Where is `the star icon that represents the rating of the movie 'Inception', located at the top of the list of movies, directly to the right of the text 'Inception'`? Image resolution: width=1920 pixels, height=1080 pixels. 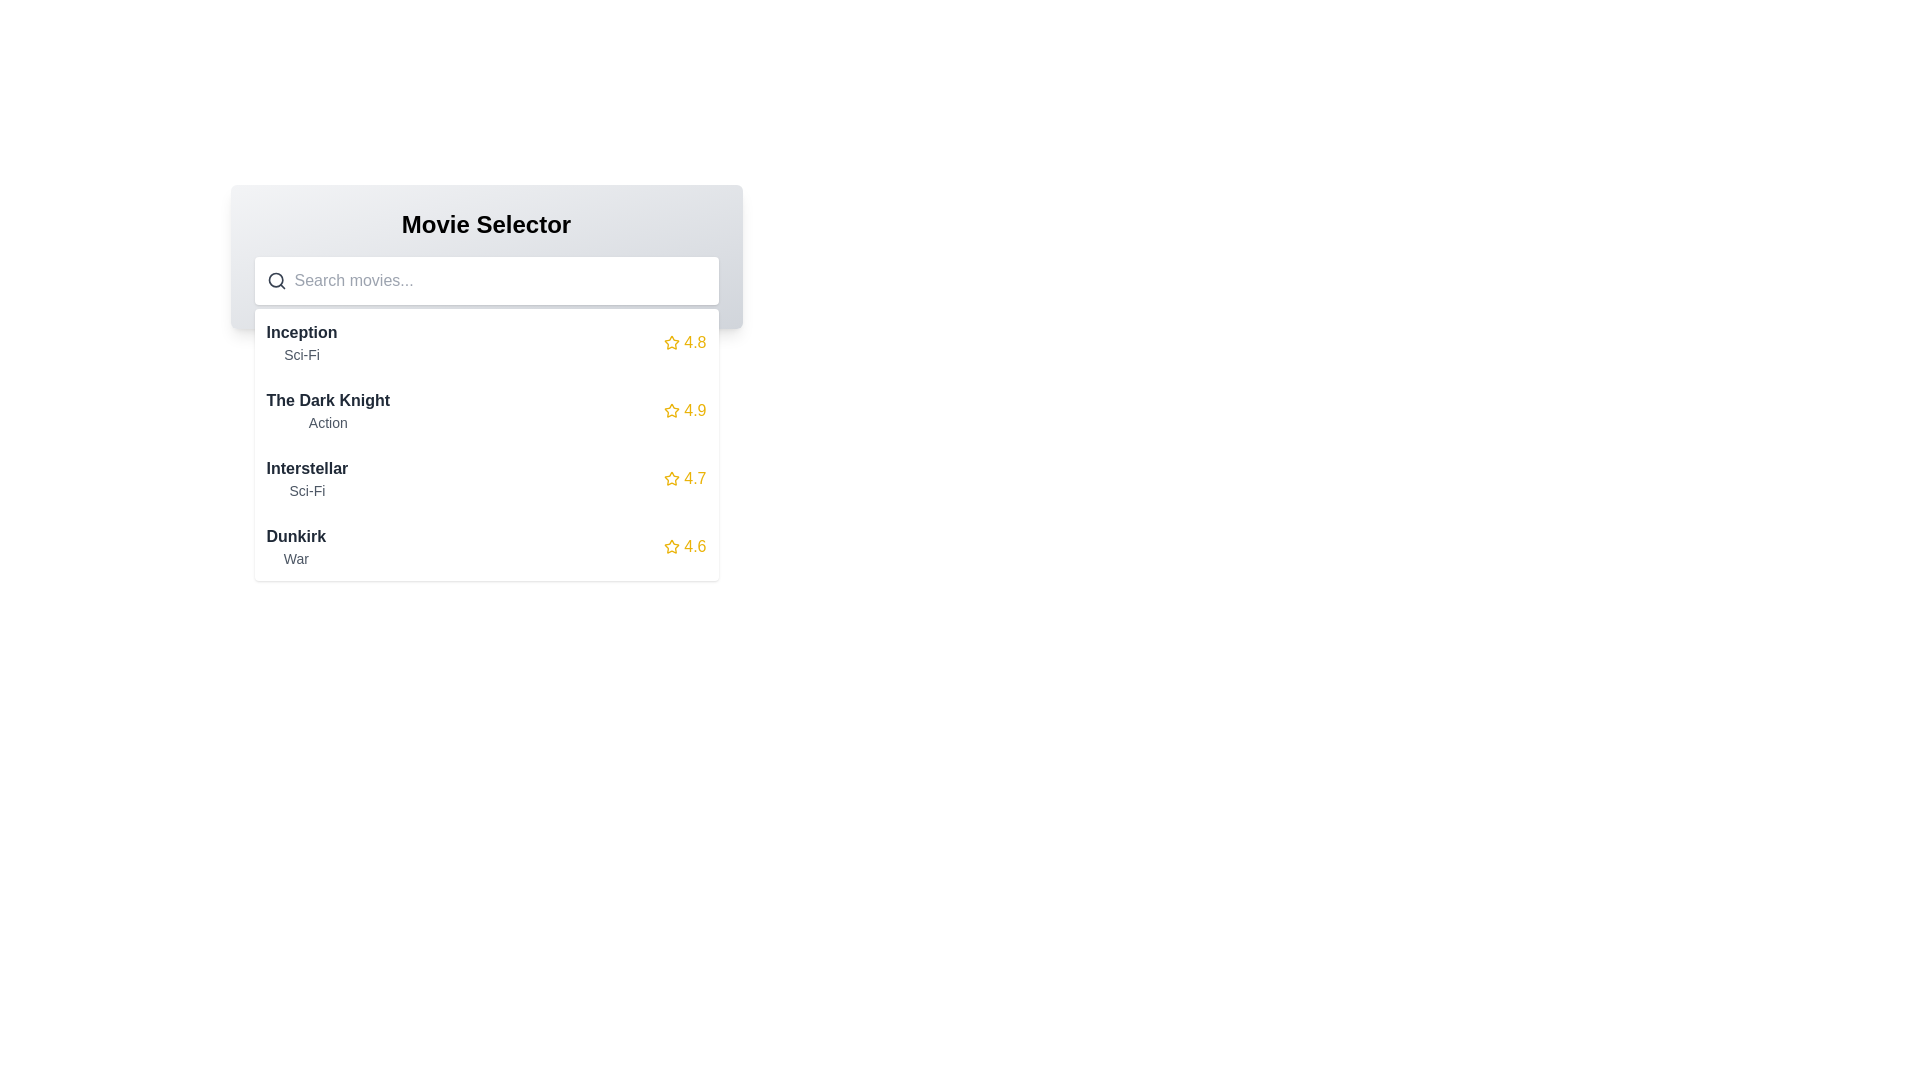
the star icon that represents the rating of the movie 'Inception', located at the top of the list of movies, directly to the right of the text 'Inception' is located at coordinates (672, 342).